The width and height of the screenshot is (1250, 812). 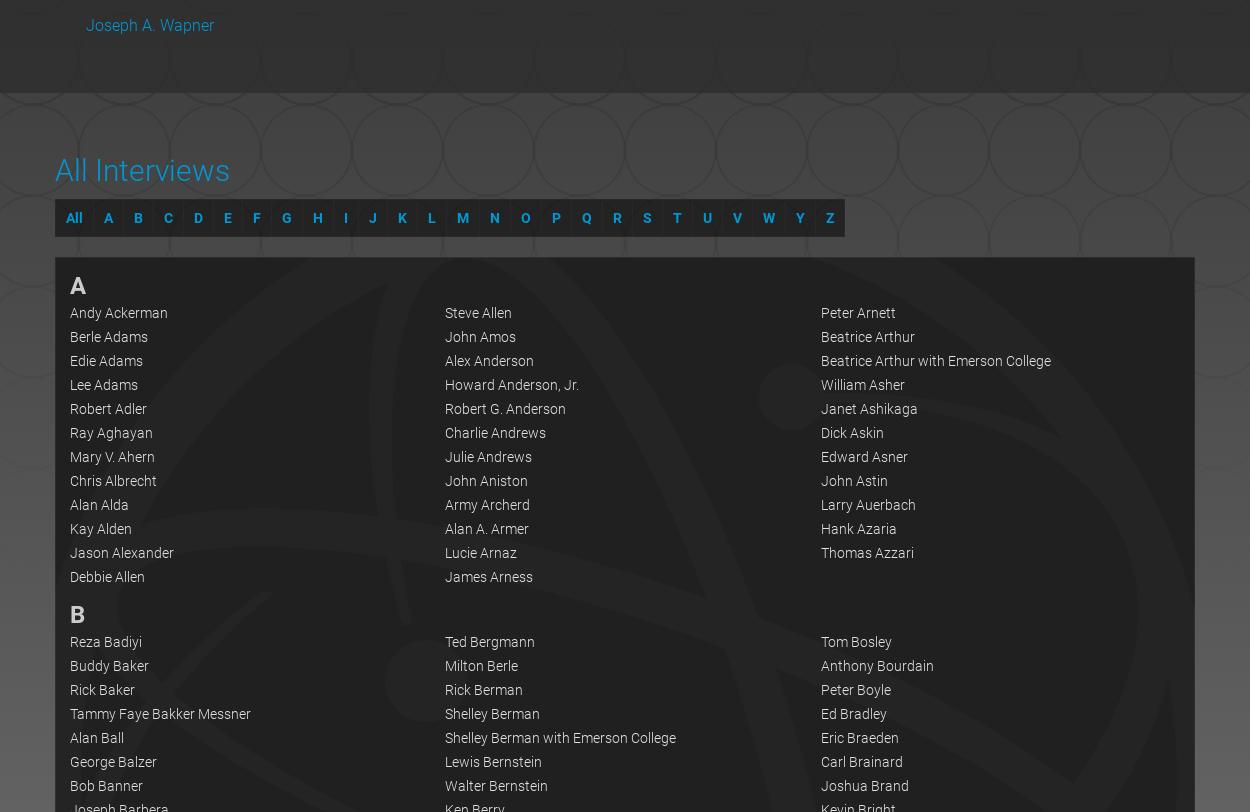 What do you see at coordinates (819, 665) in the screenshot?
I see `'Anthony Bourdain'` at bounding box center [819, 665].